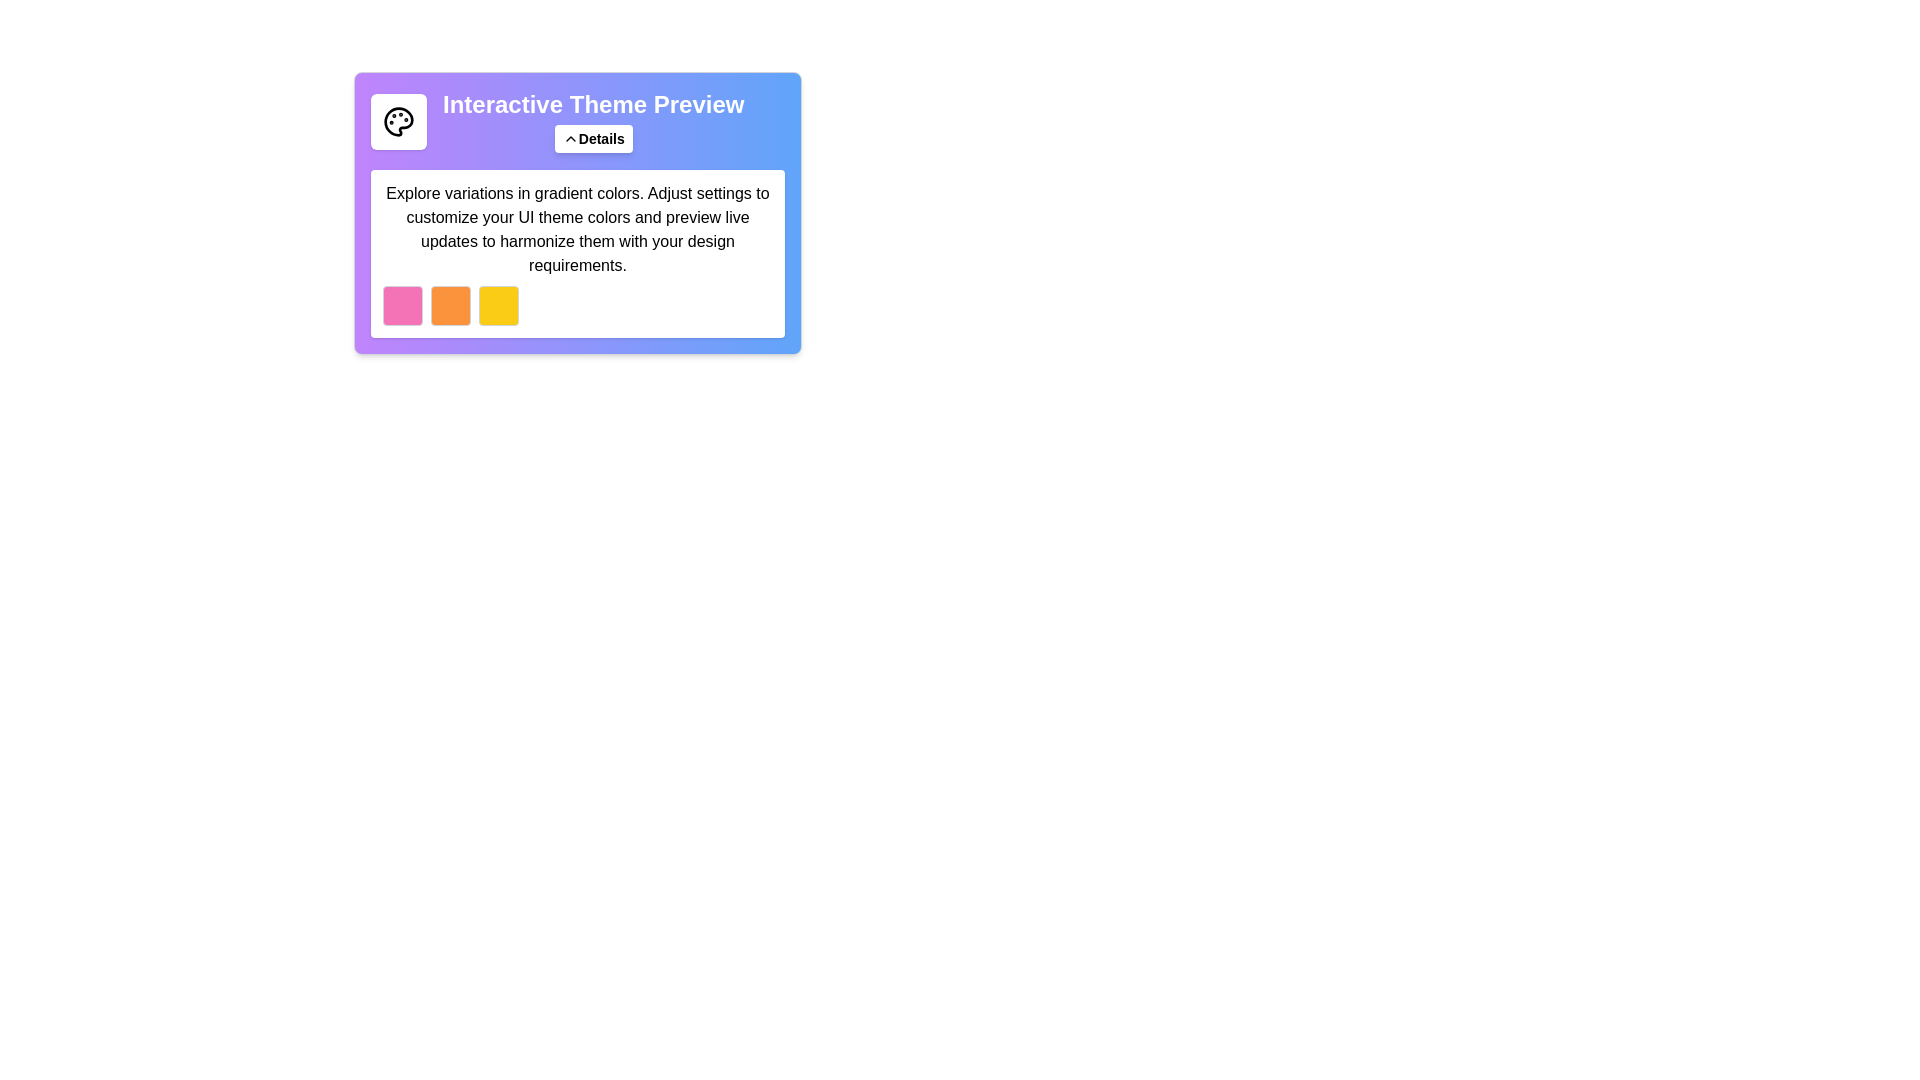 The width and height of the screenshot is (1920, 1080). I want to click on the compact, square-shaped UI element with a white background and a black outline of a palette icon, located in the top-left section of the interface, so click(398, 121).